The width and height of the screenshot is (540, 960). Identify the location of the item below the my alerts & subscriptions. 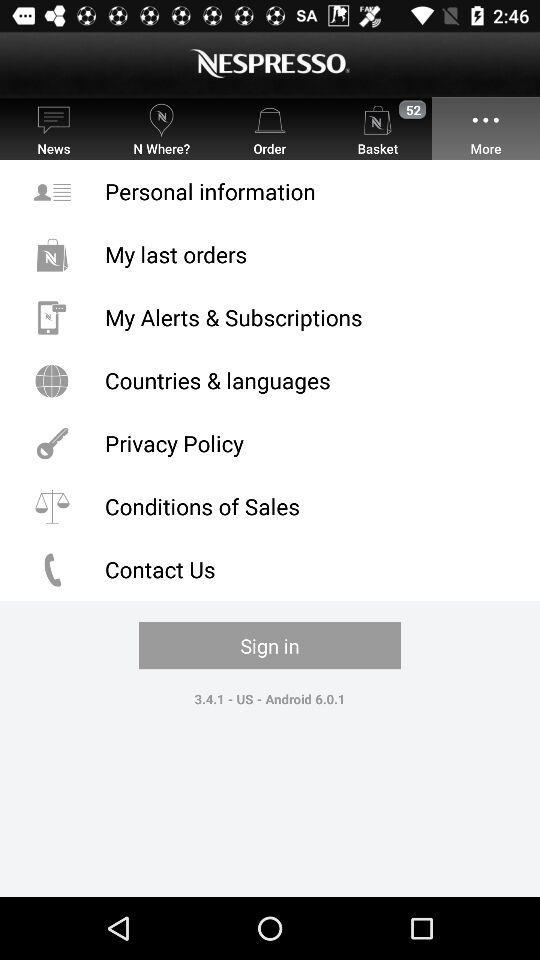
(270, 379).